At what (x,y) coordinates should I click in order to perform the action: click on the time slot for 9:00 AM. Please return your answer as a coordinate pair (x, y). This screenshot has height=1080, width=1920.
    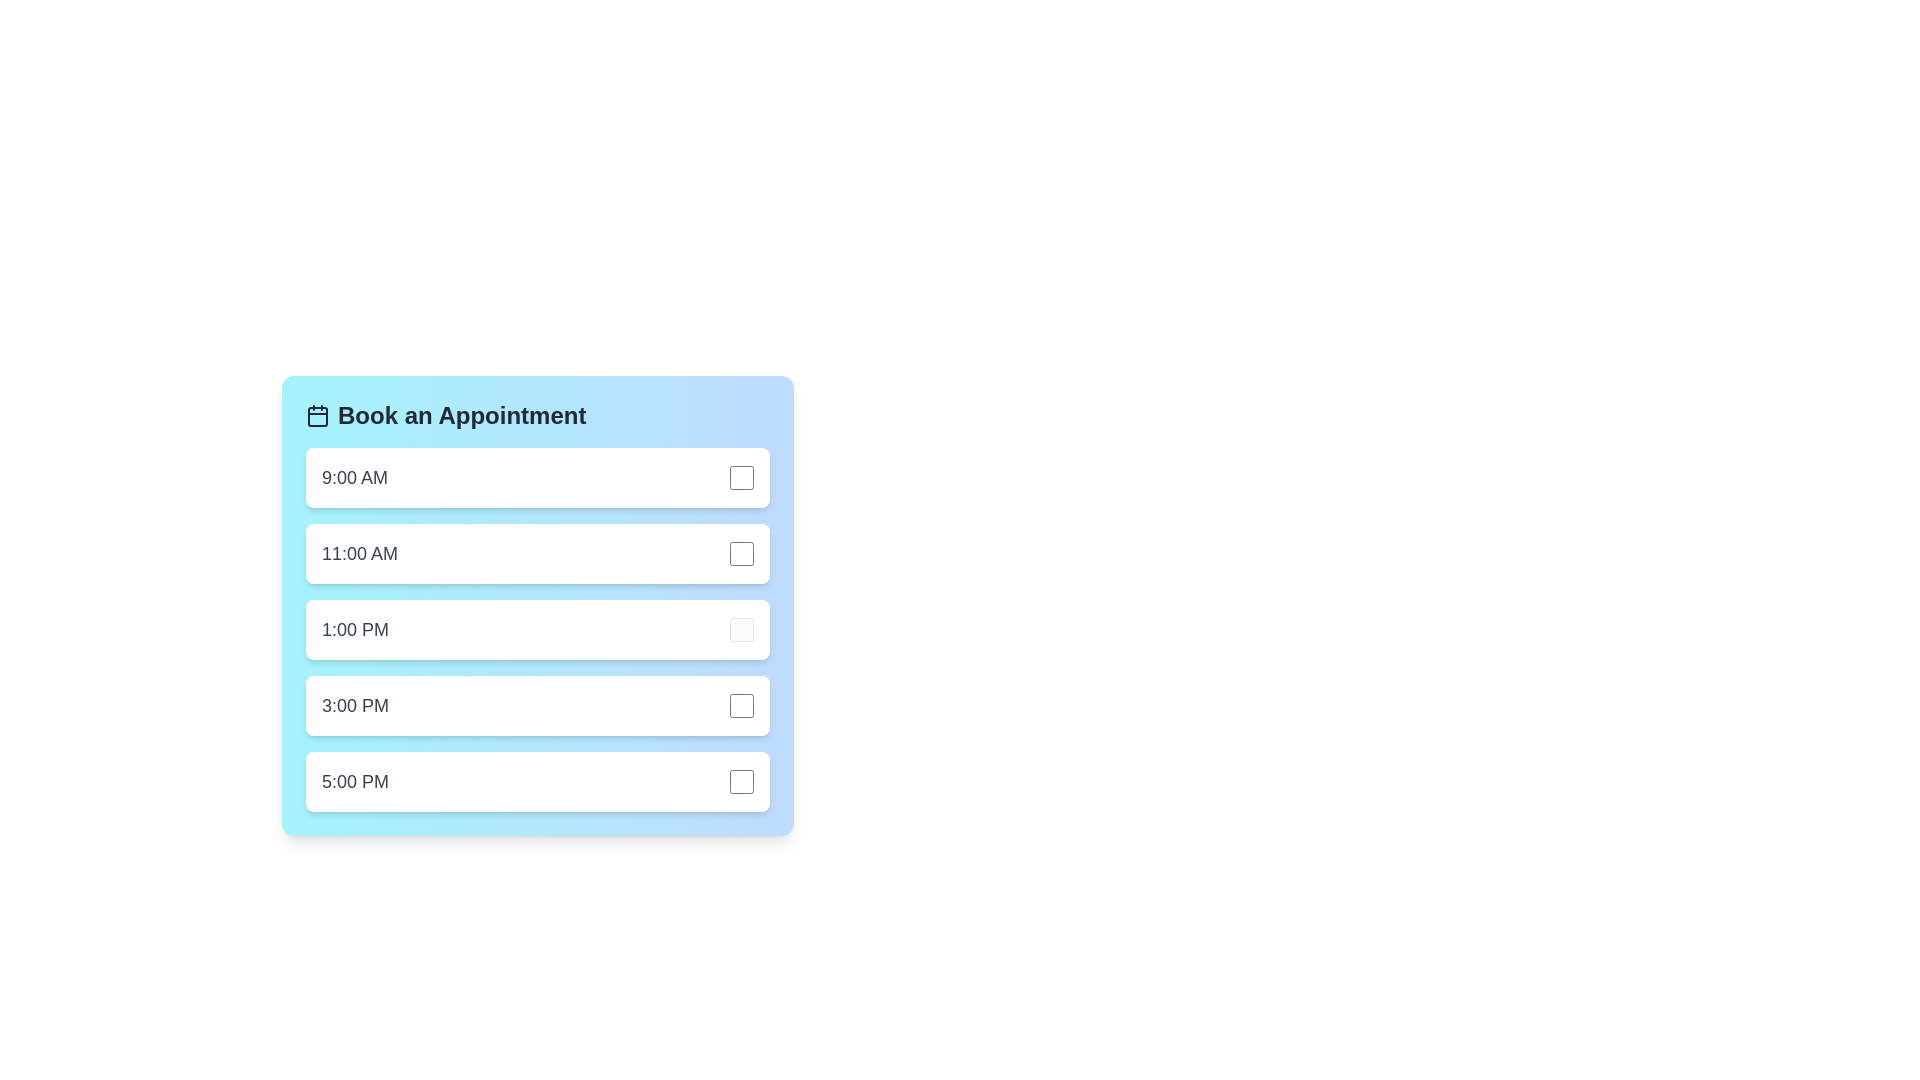
    Looking at the image, I should click on (537, 478).